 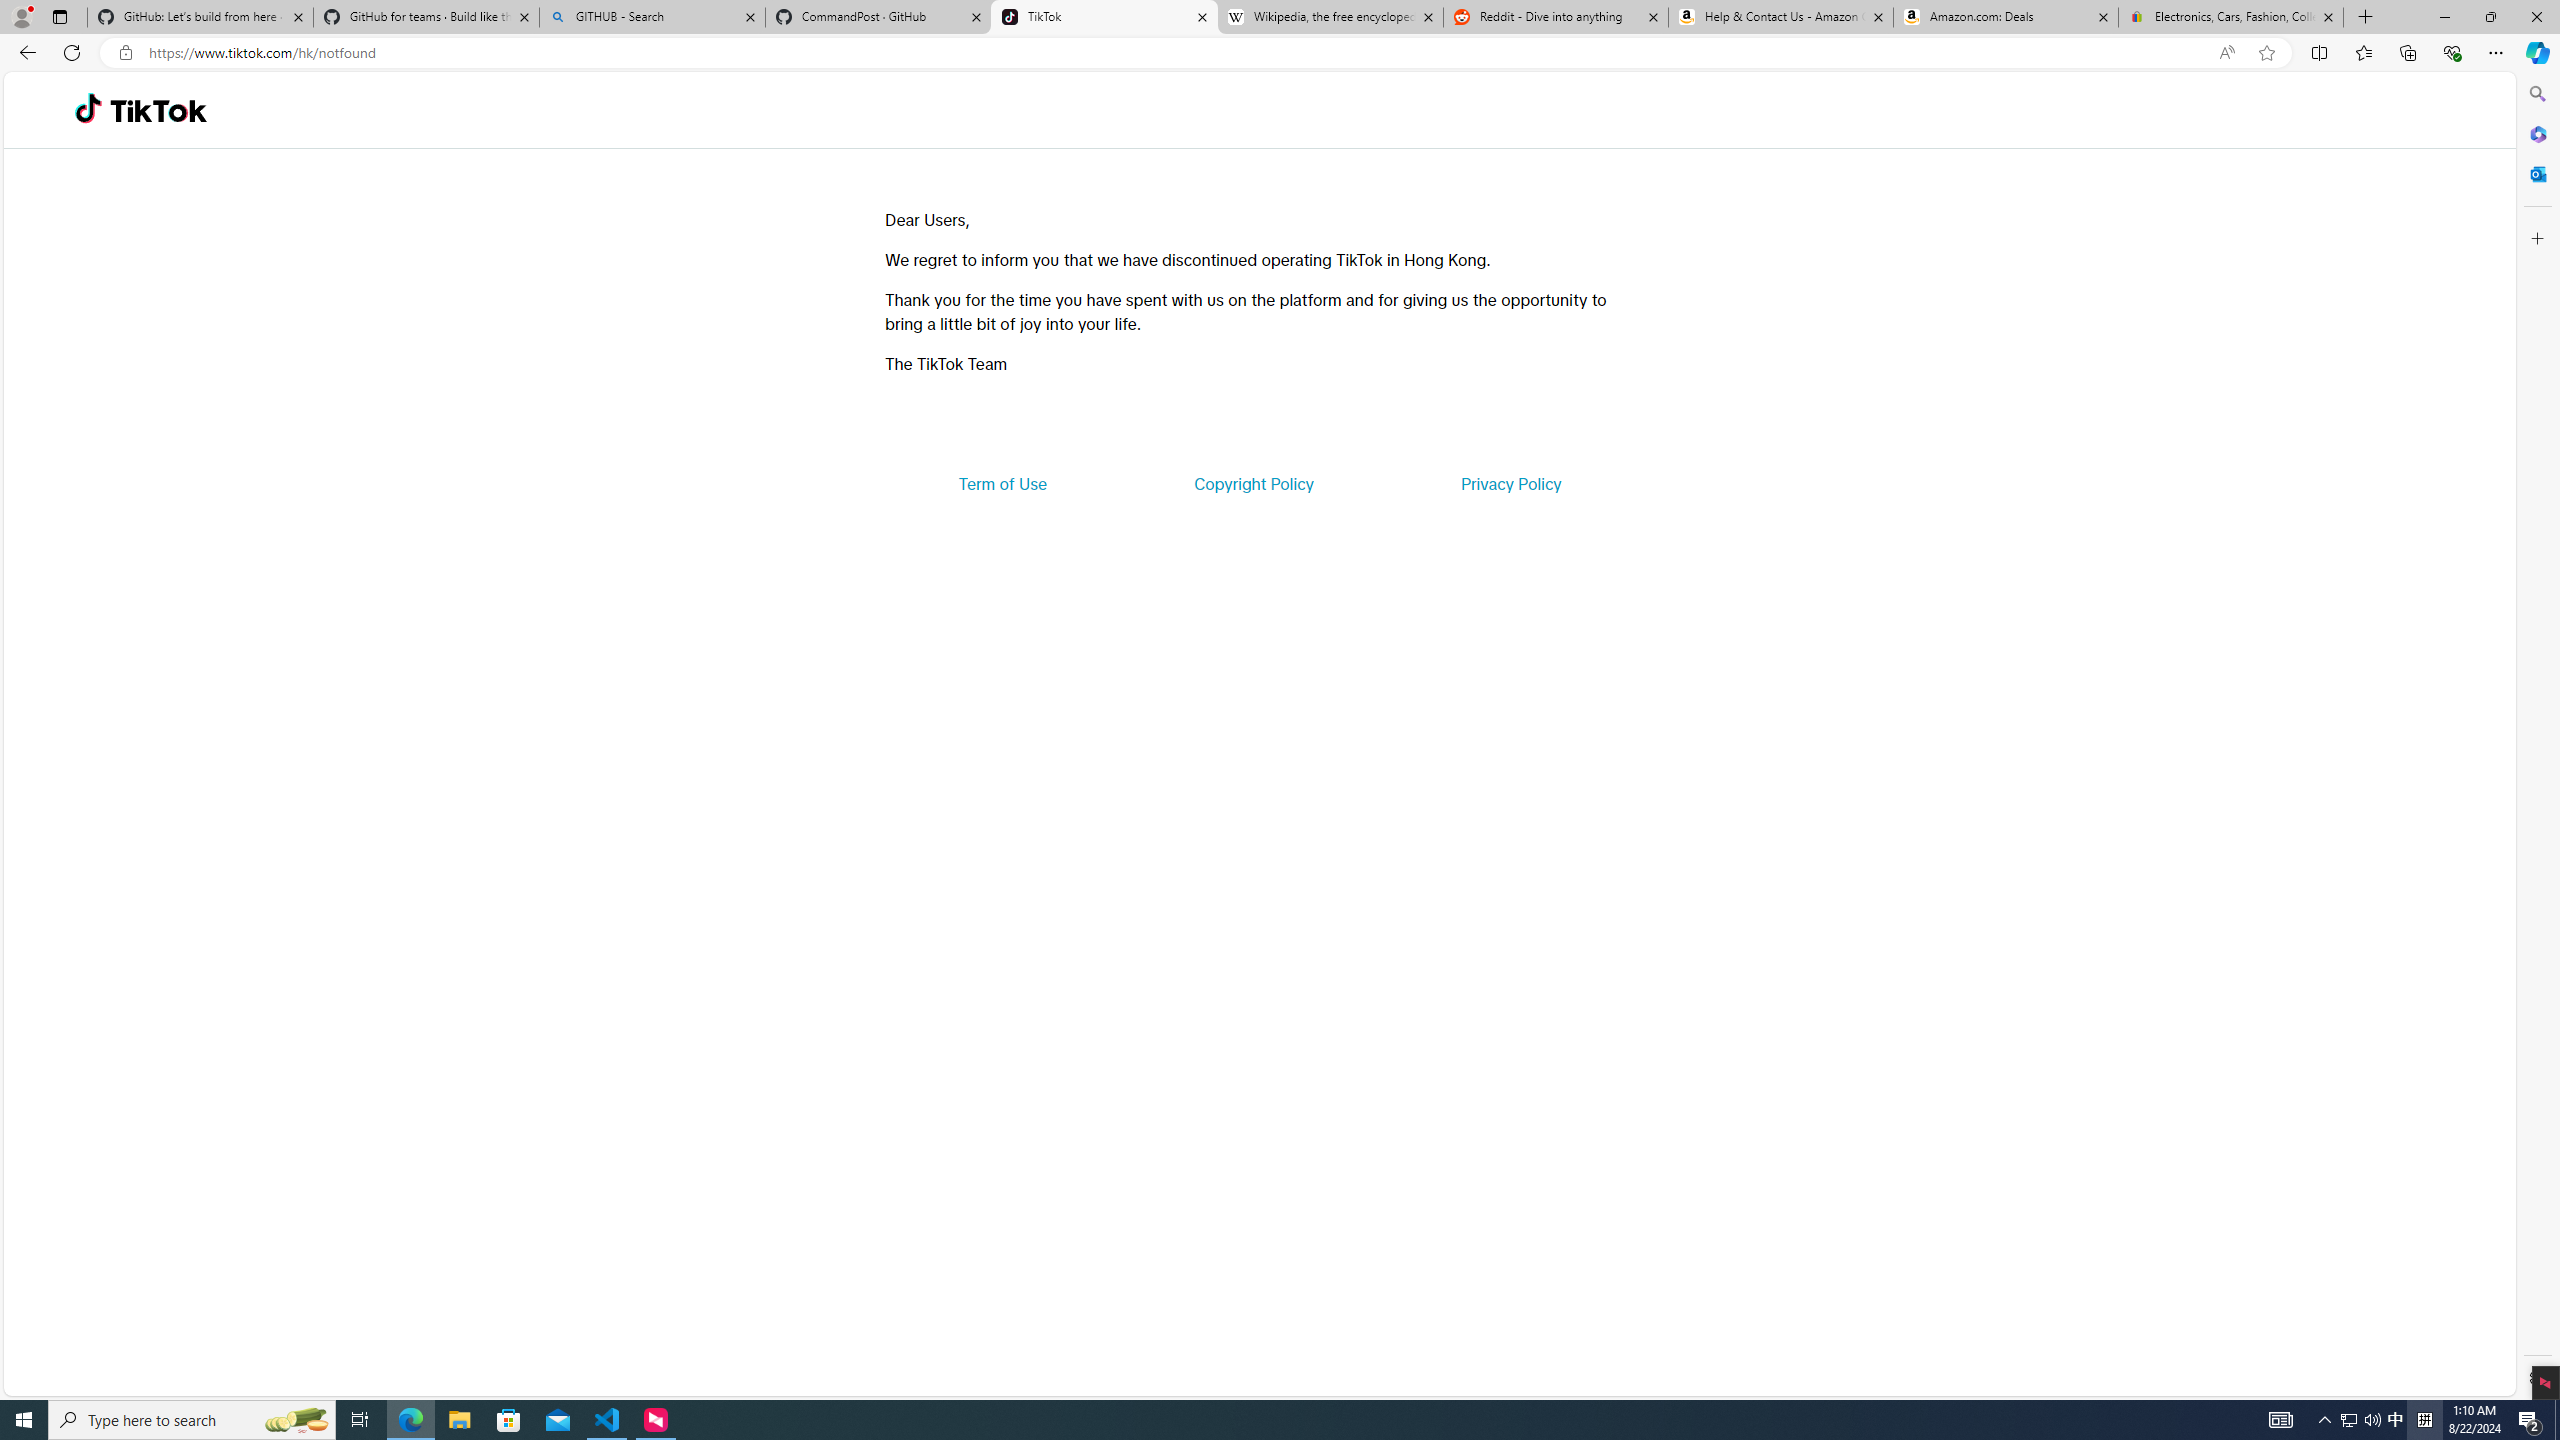 I want to click on 'Microsoft 365', so click(x=2535, y=134).